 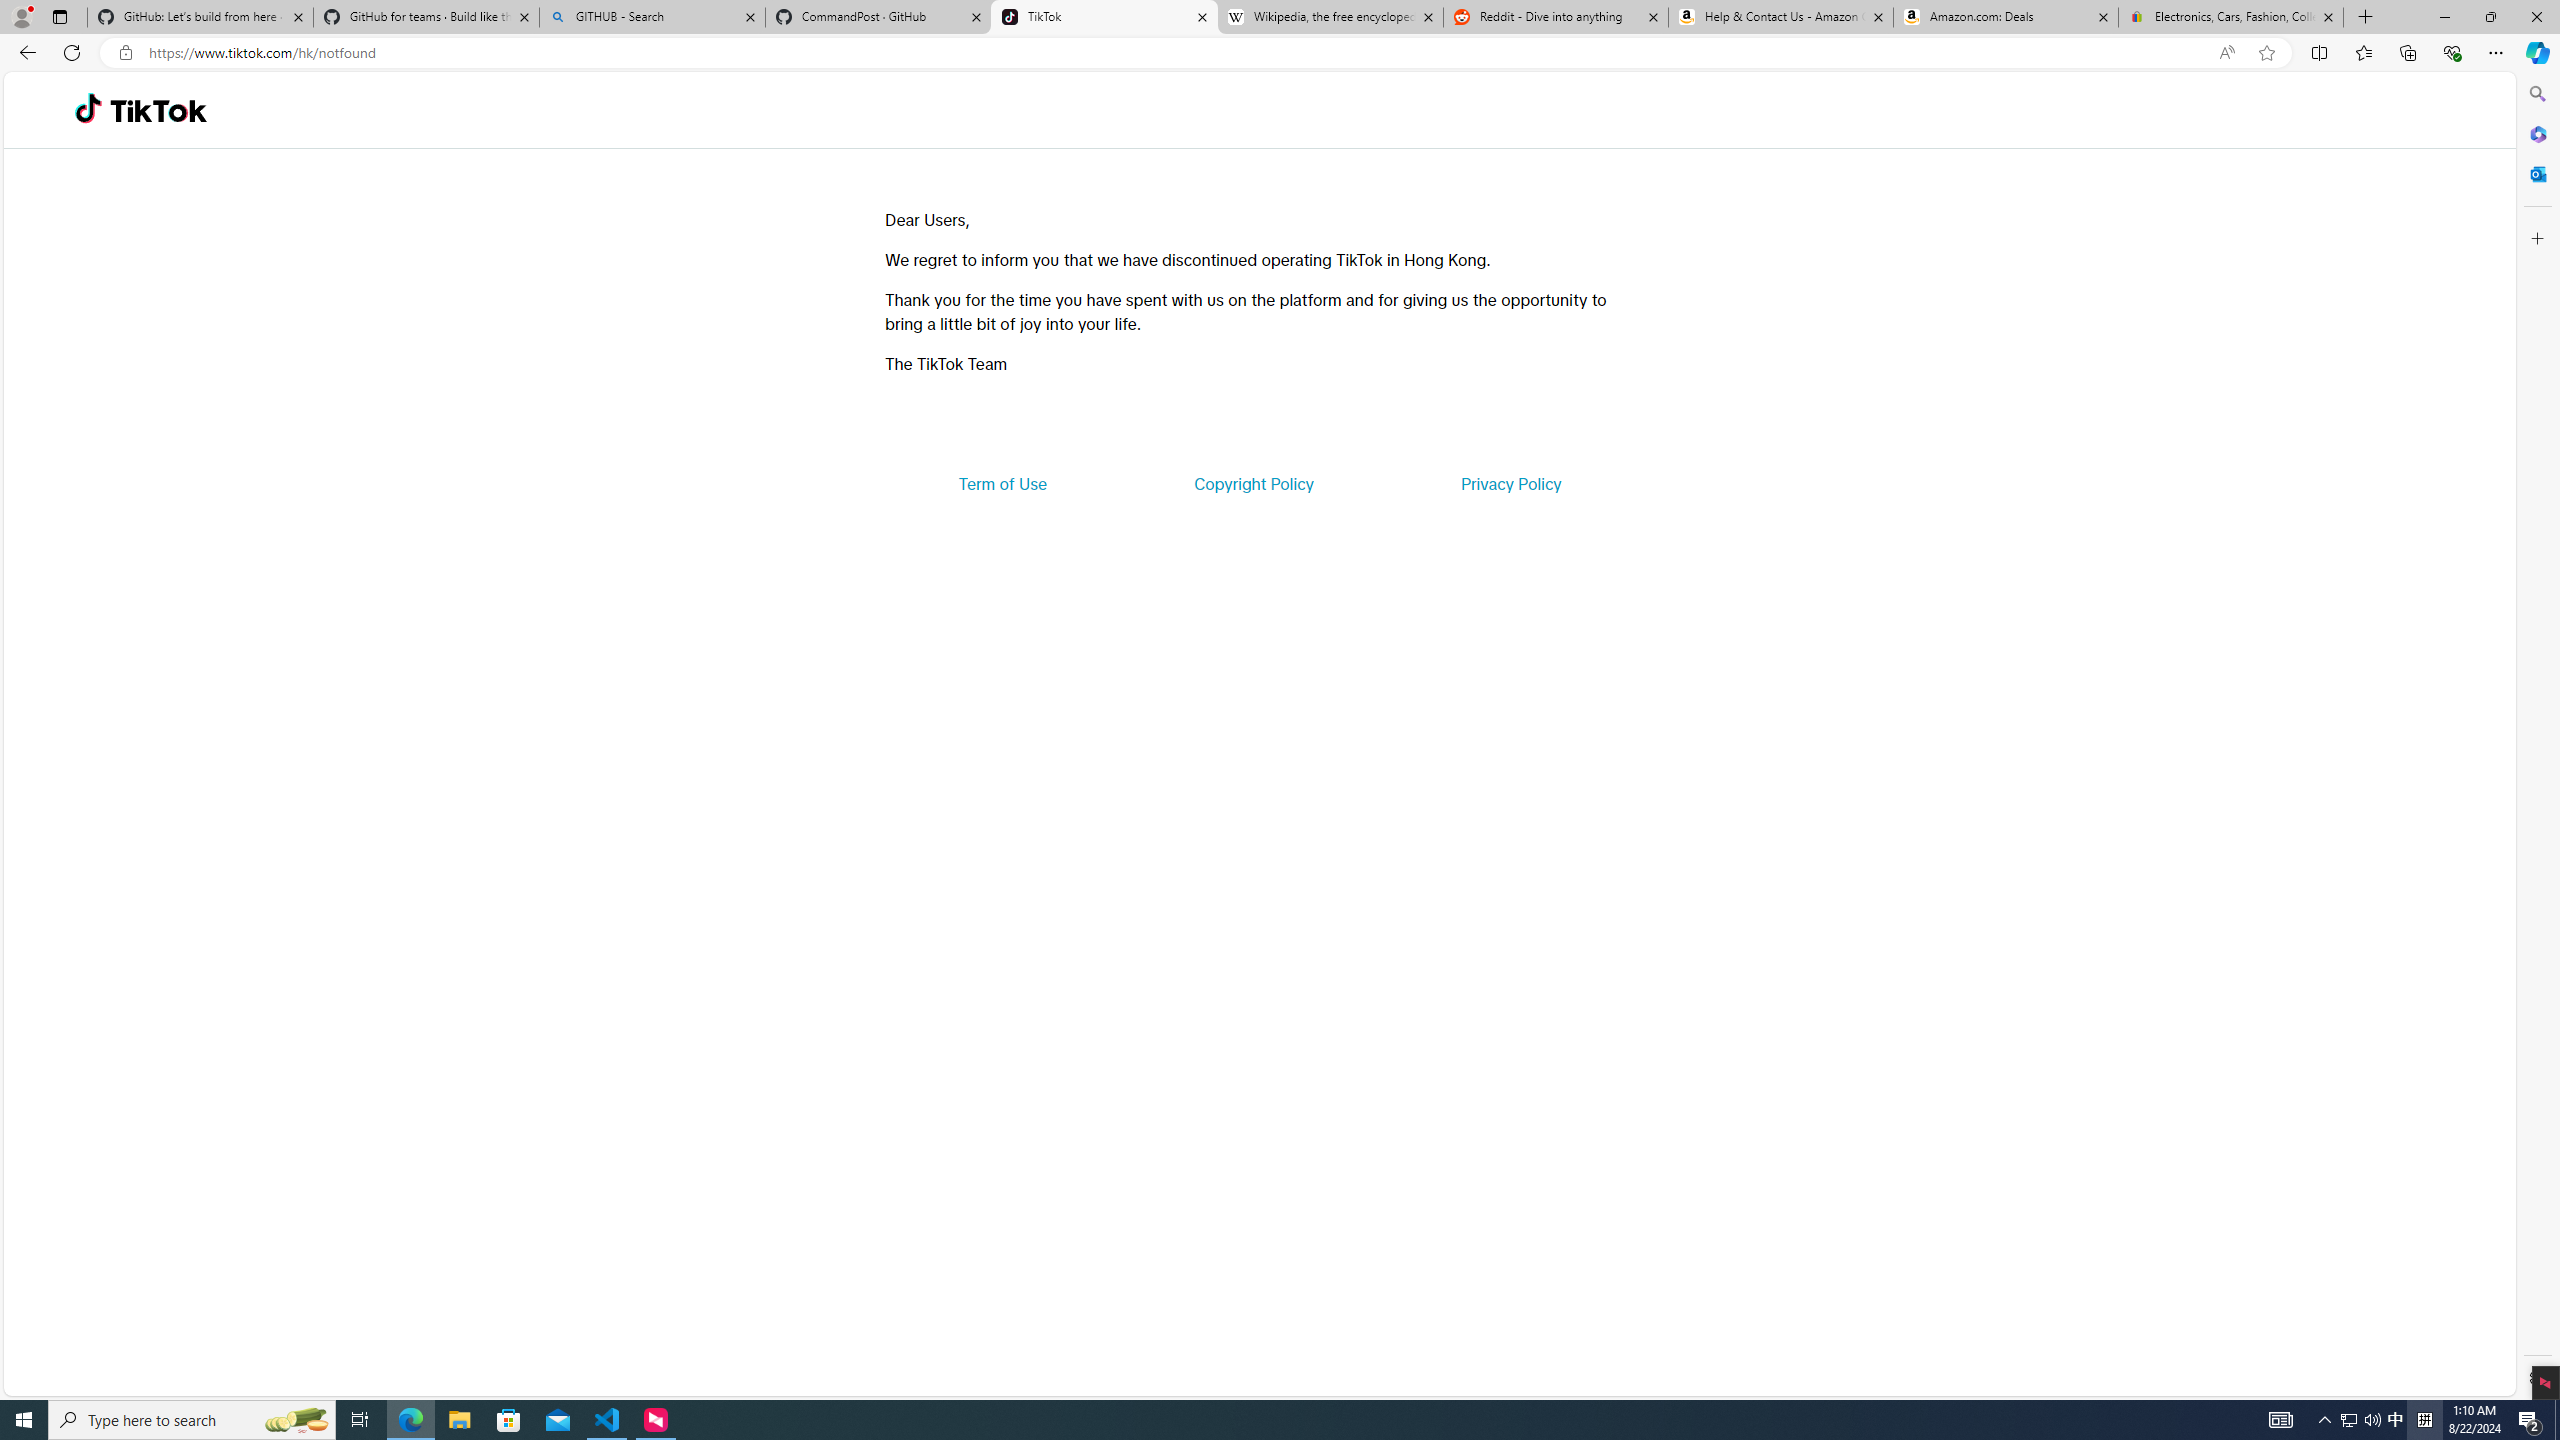 I want to click on 'Microsoft 365', so click(x=2535, y=134).